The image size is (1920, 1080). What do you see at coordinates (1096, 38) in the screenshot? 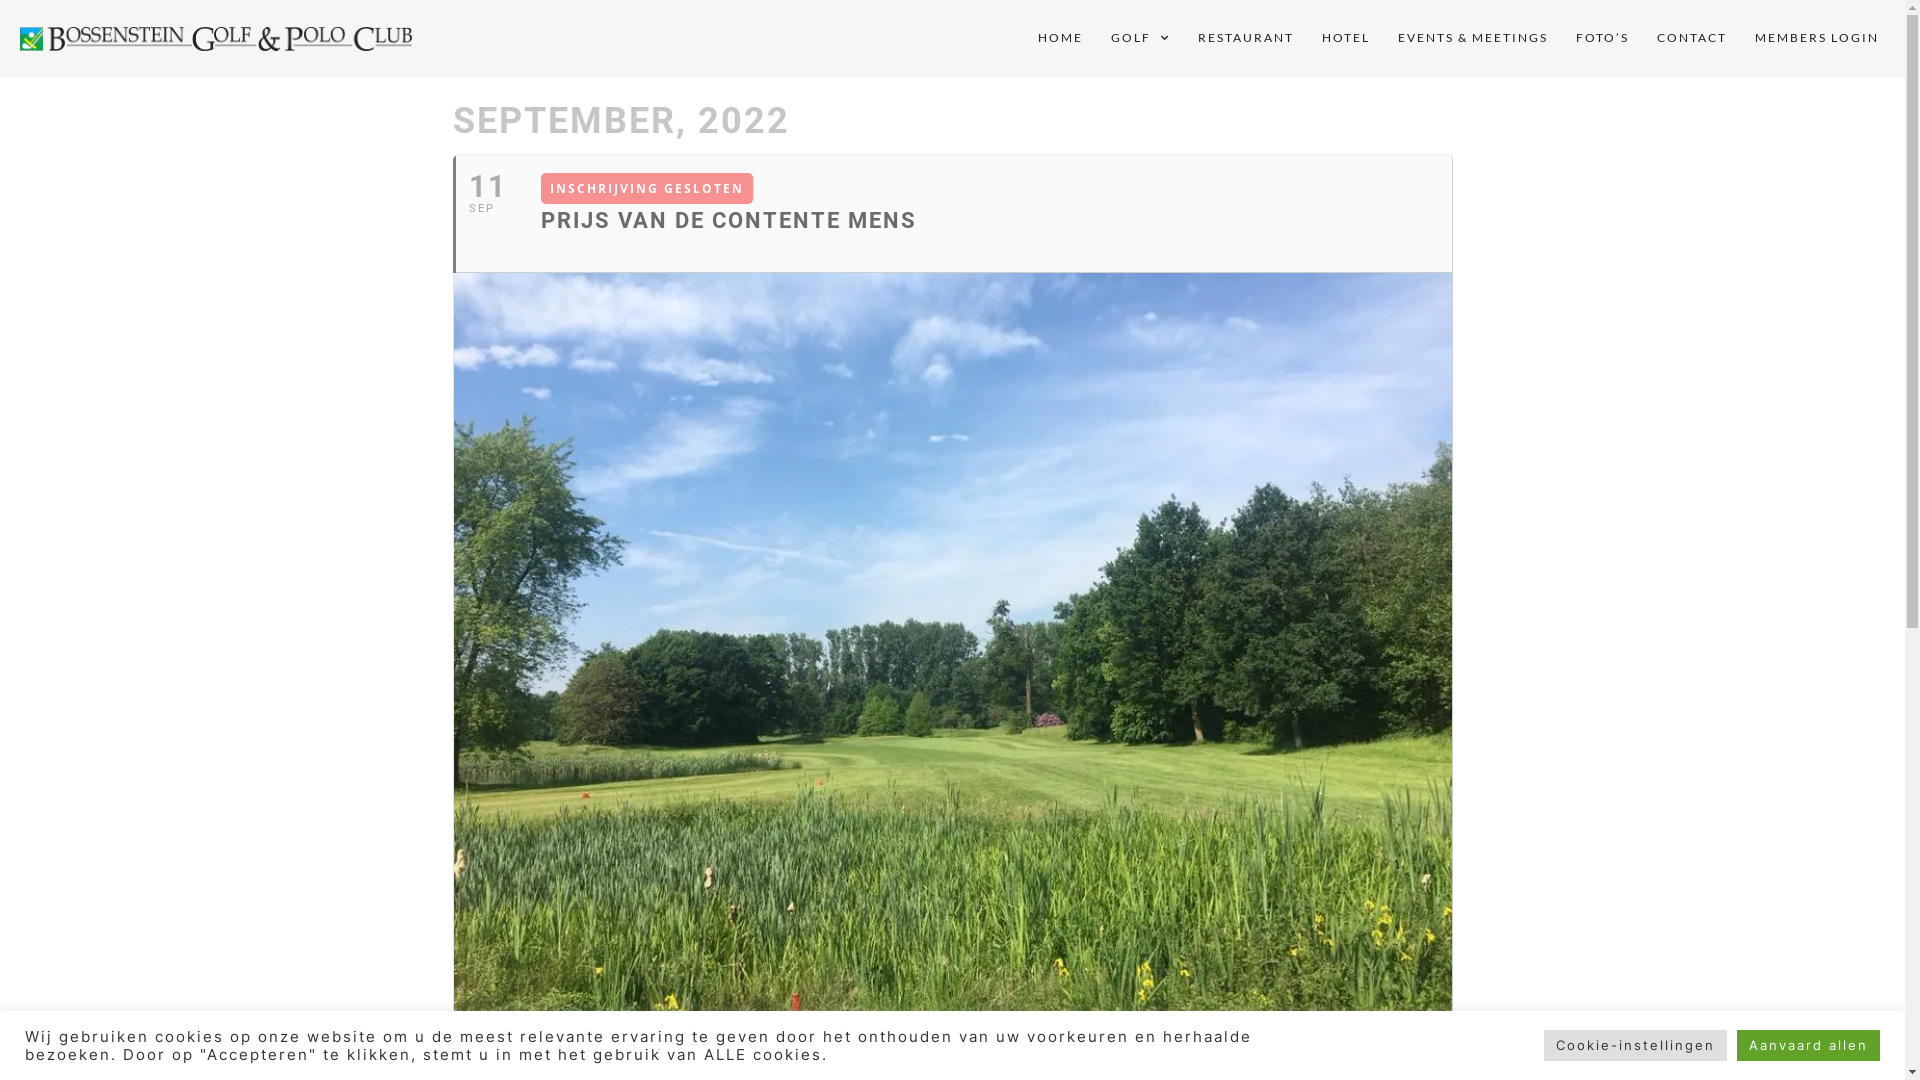
I see `'GOLF'` at bounding box center [1096, 38].